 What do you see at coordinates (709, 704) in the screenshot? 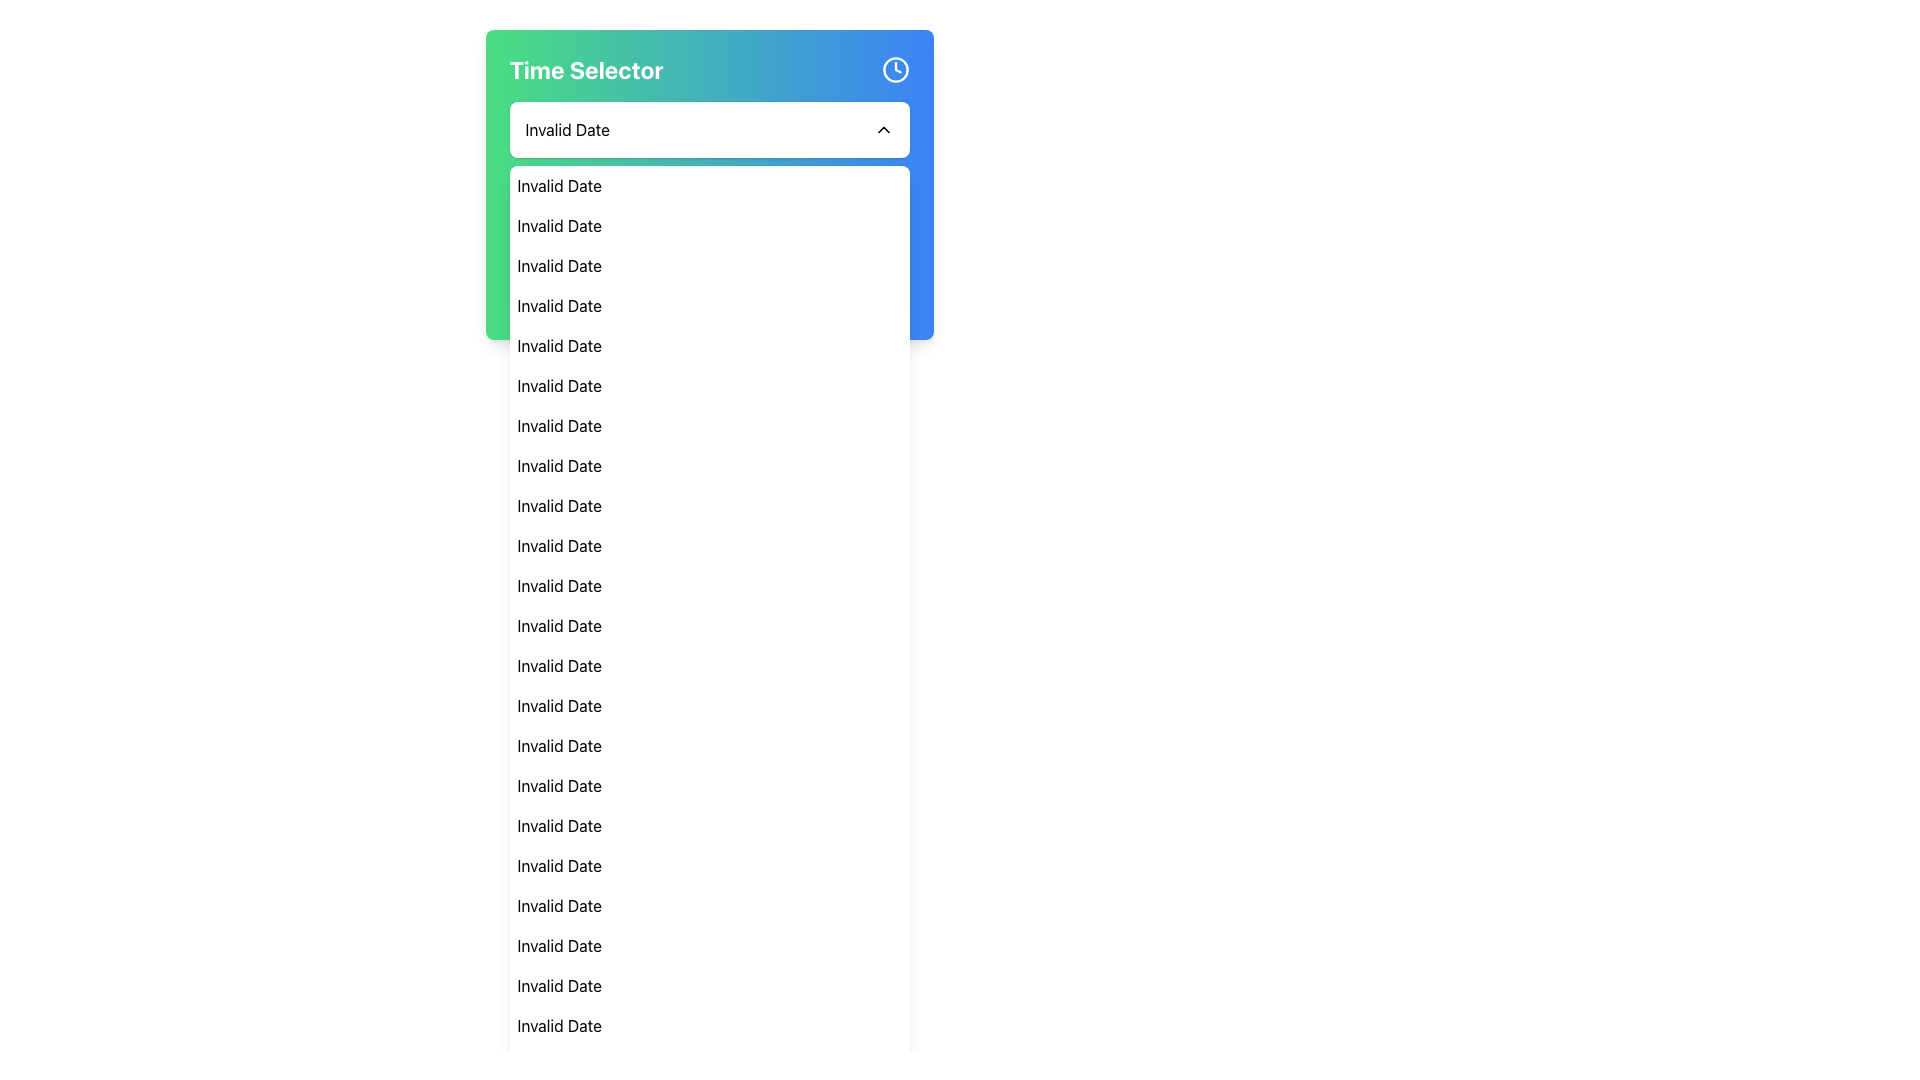
I see `the 14th item in the dropdown menu` at bounding box center [709, 704].